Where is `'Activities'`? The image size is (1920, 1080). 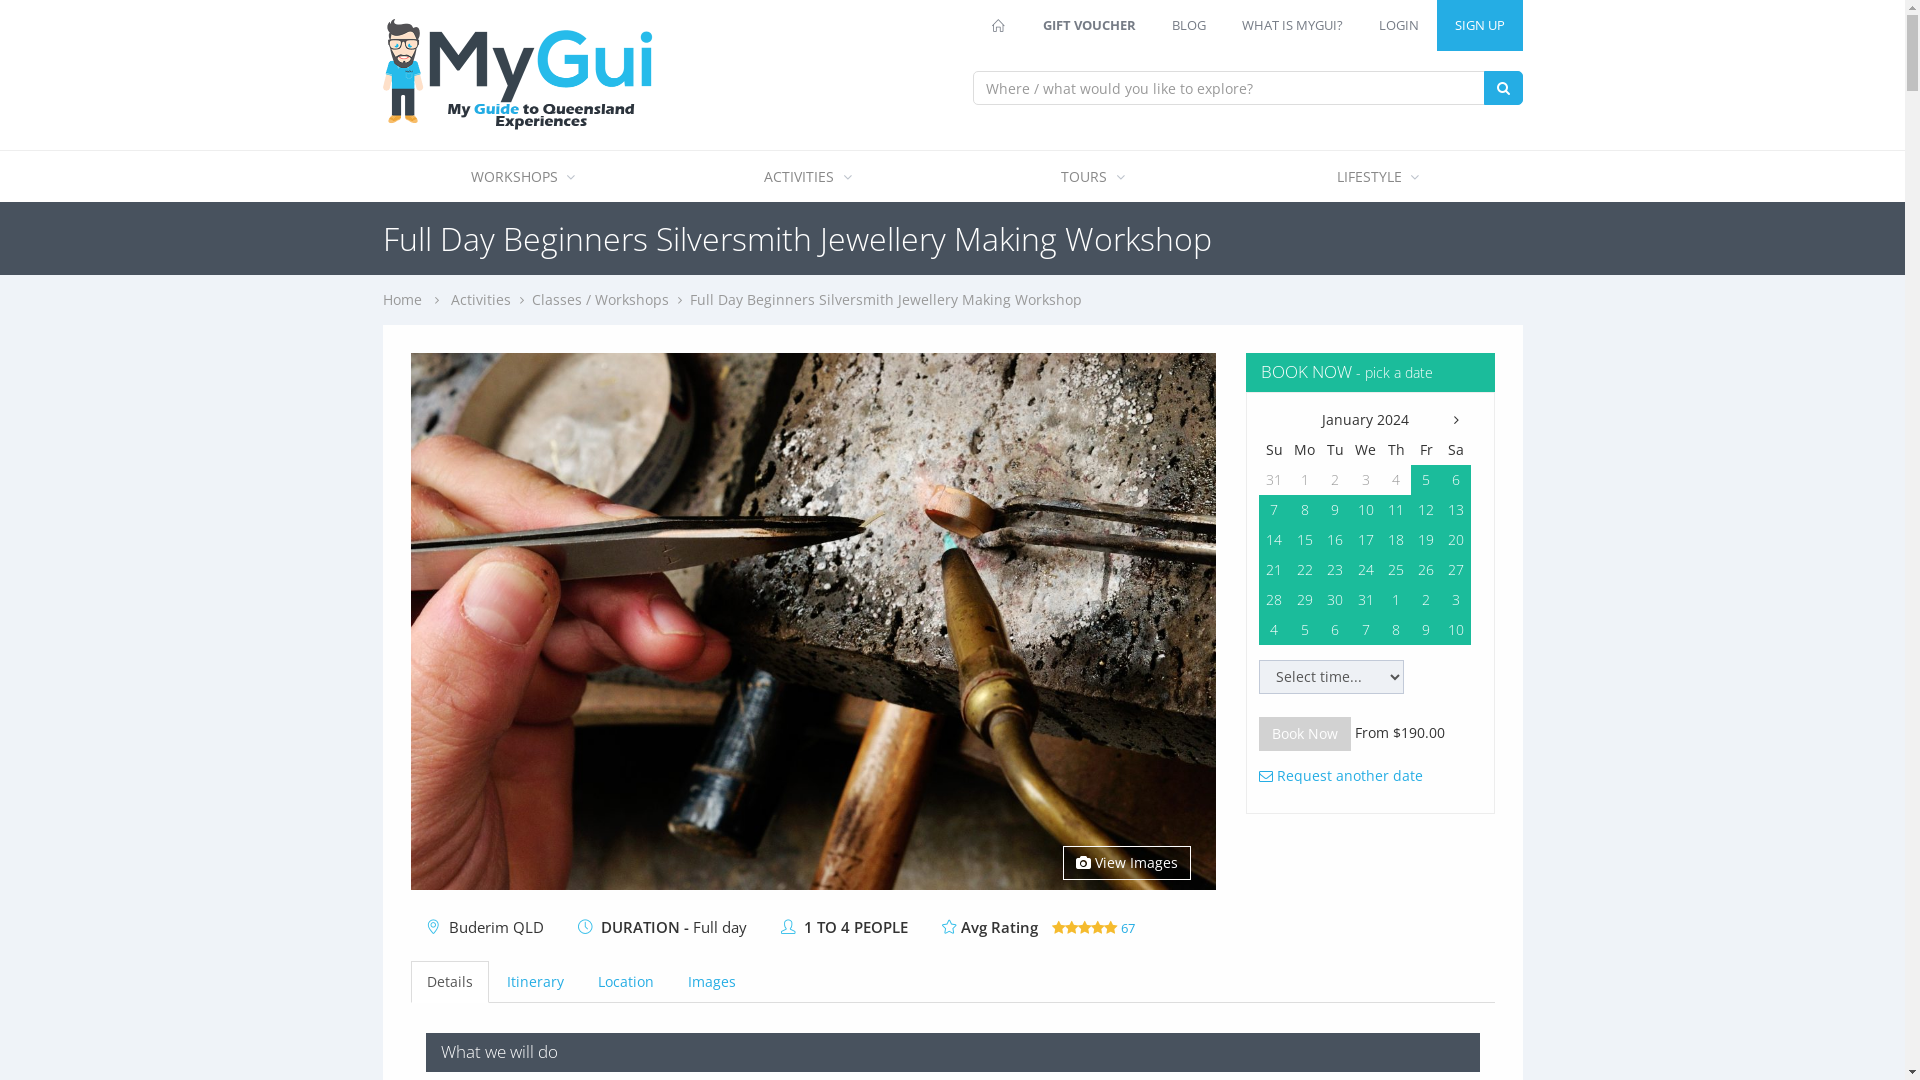 'Activities' is located at coordinates (480, 299).